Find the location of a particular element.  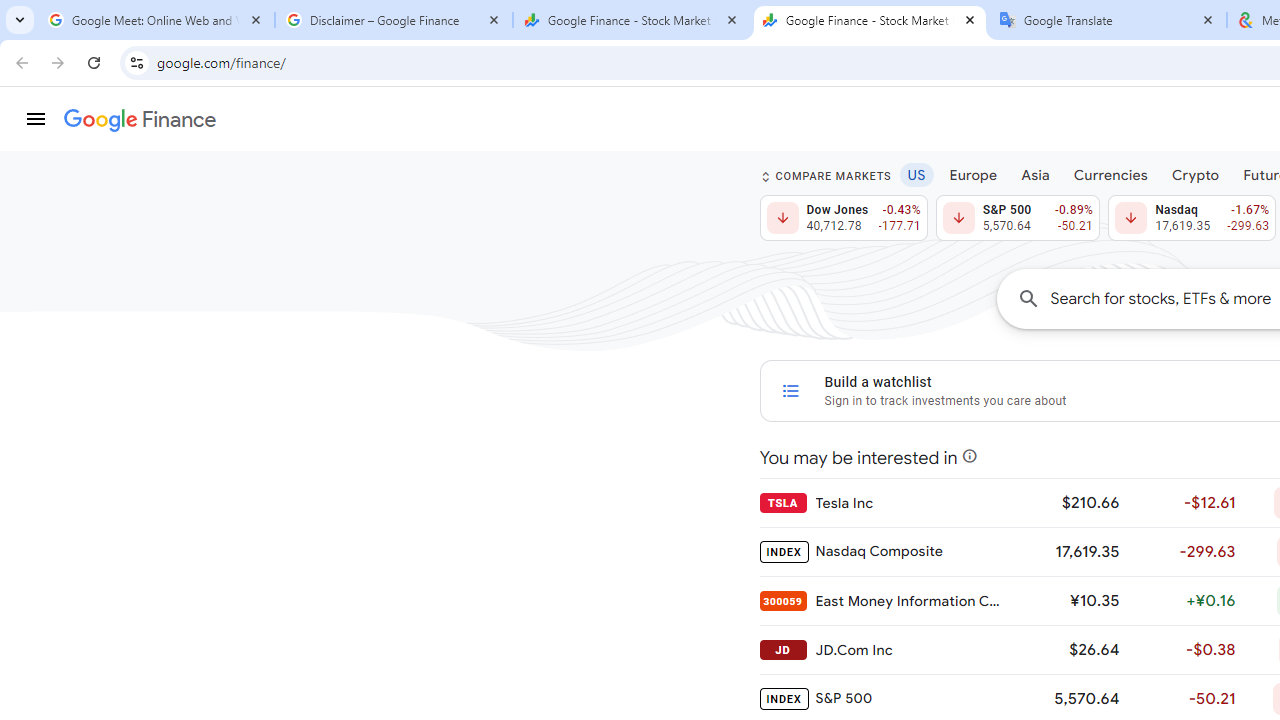

'Asia' is located at coordinates (1035, 173).